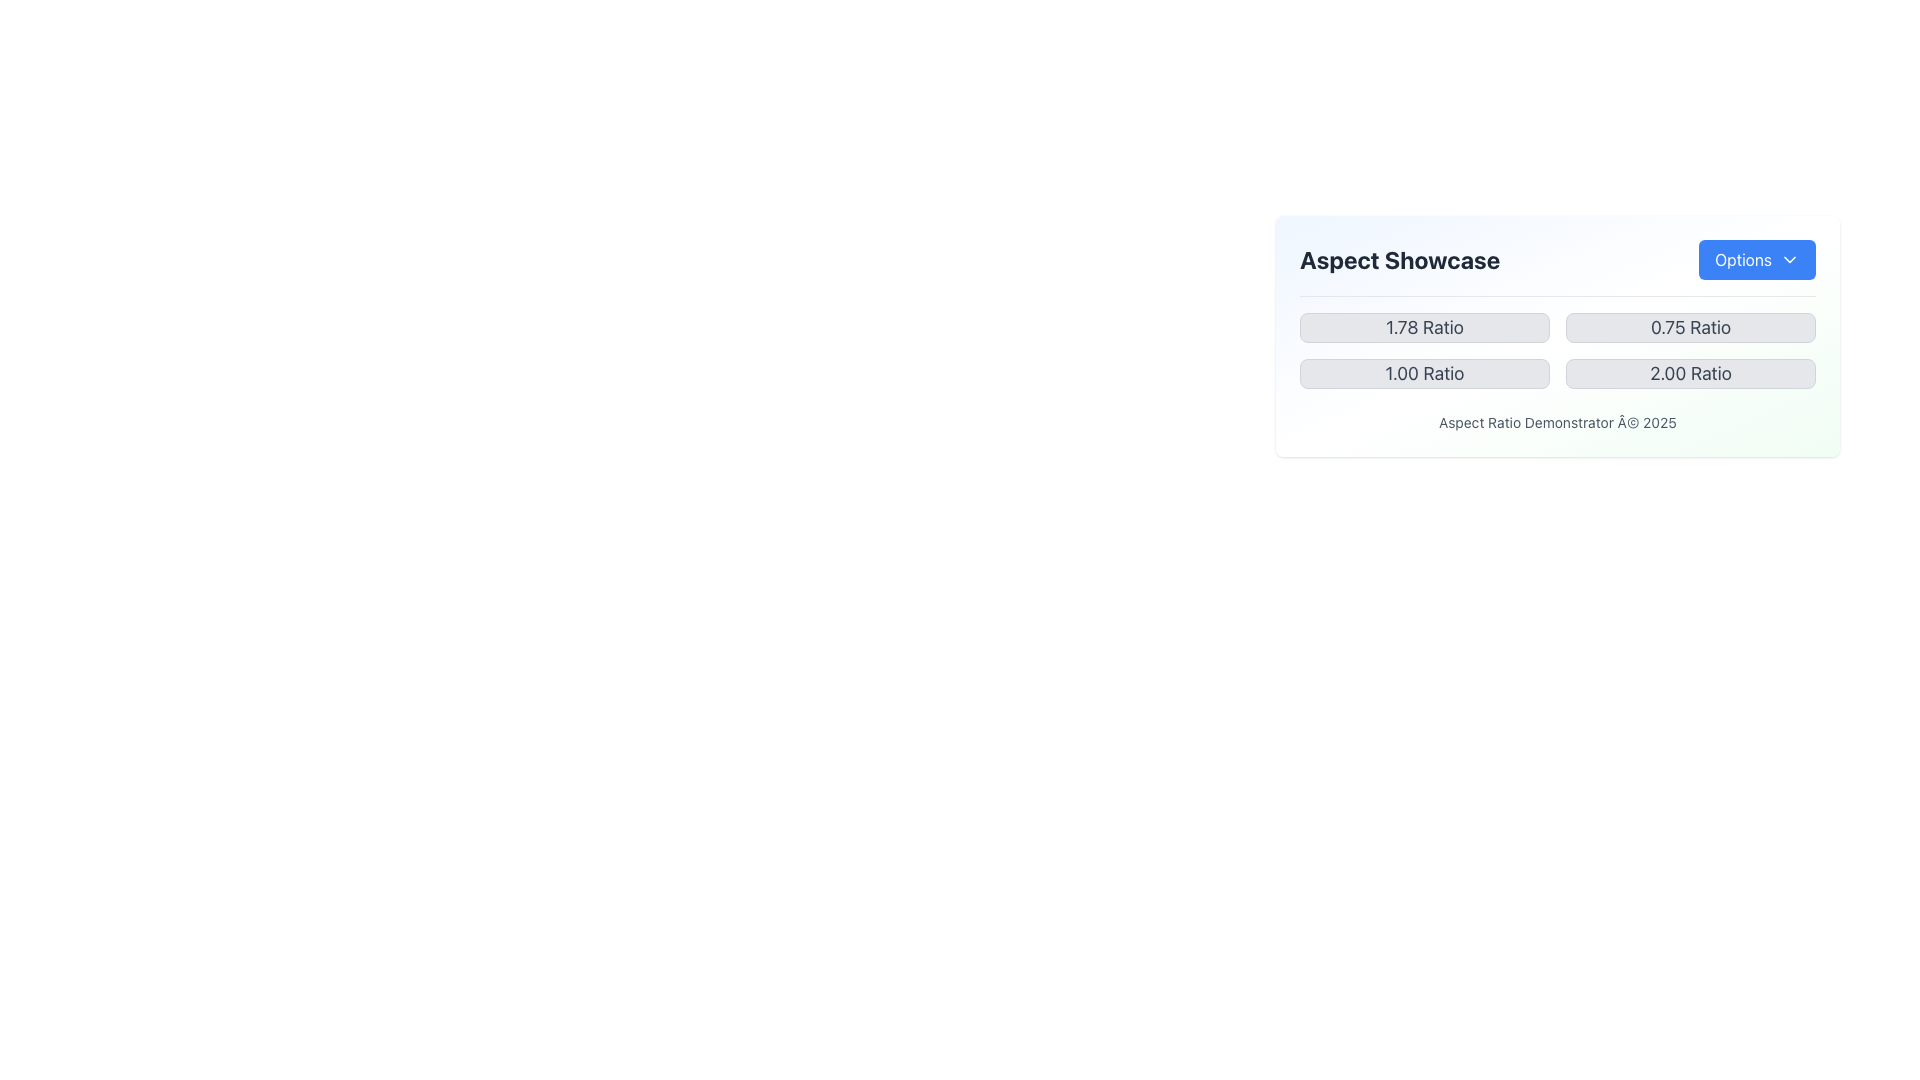 Image resolution: width=1920 pixels, height=1080 pixels. I want to click on the Label element with the text '1.78 Ratio', which is a rounded rectangular button with a light gray background and darker gray bold text, located in the top-left quadrant of a 2x2 grid of buttons, so click(1424, 326).